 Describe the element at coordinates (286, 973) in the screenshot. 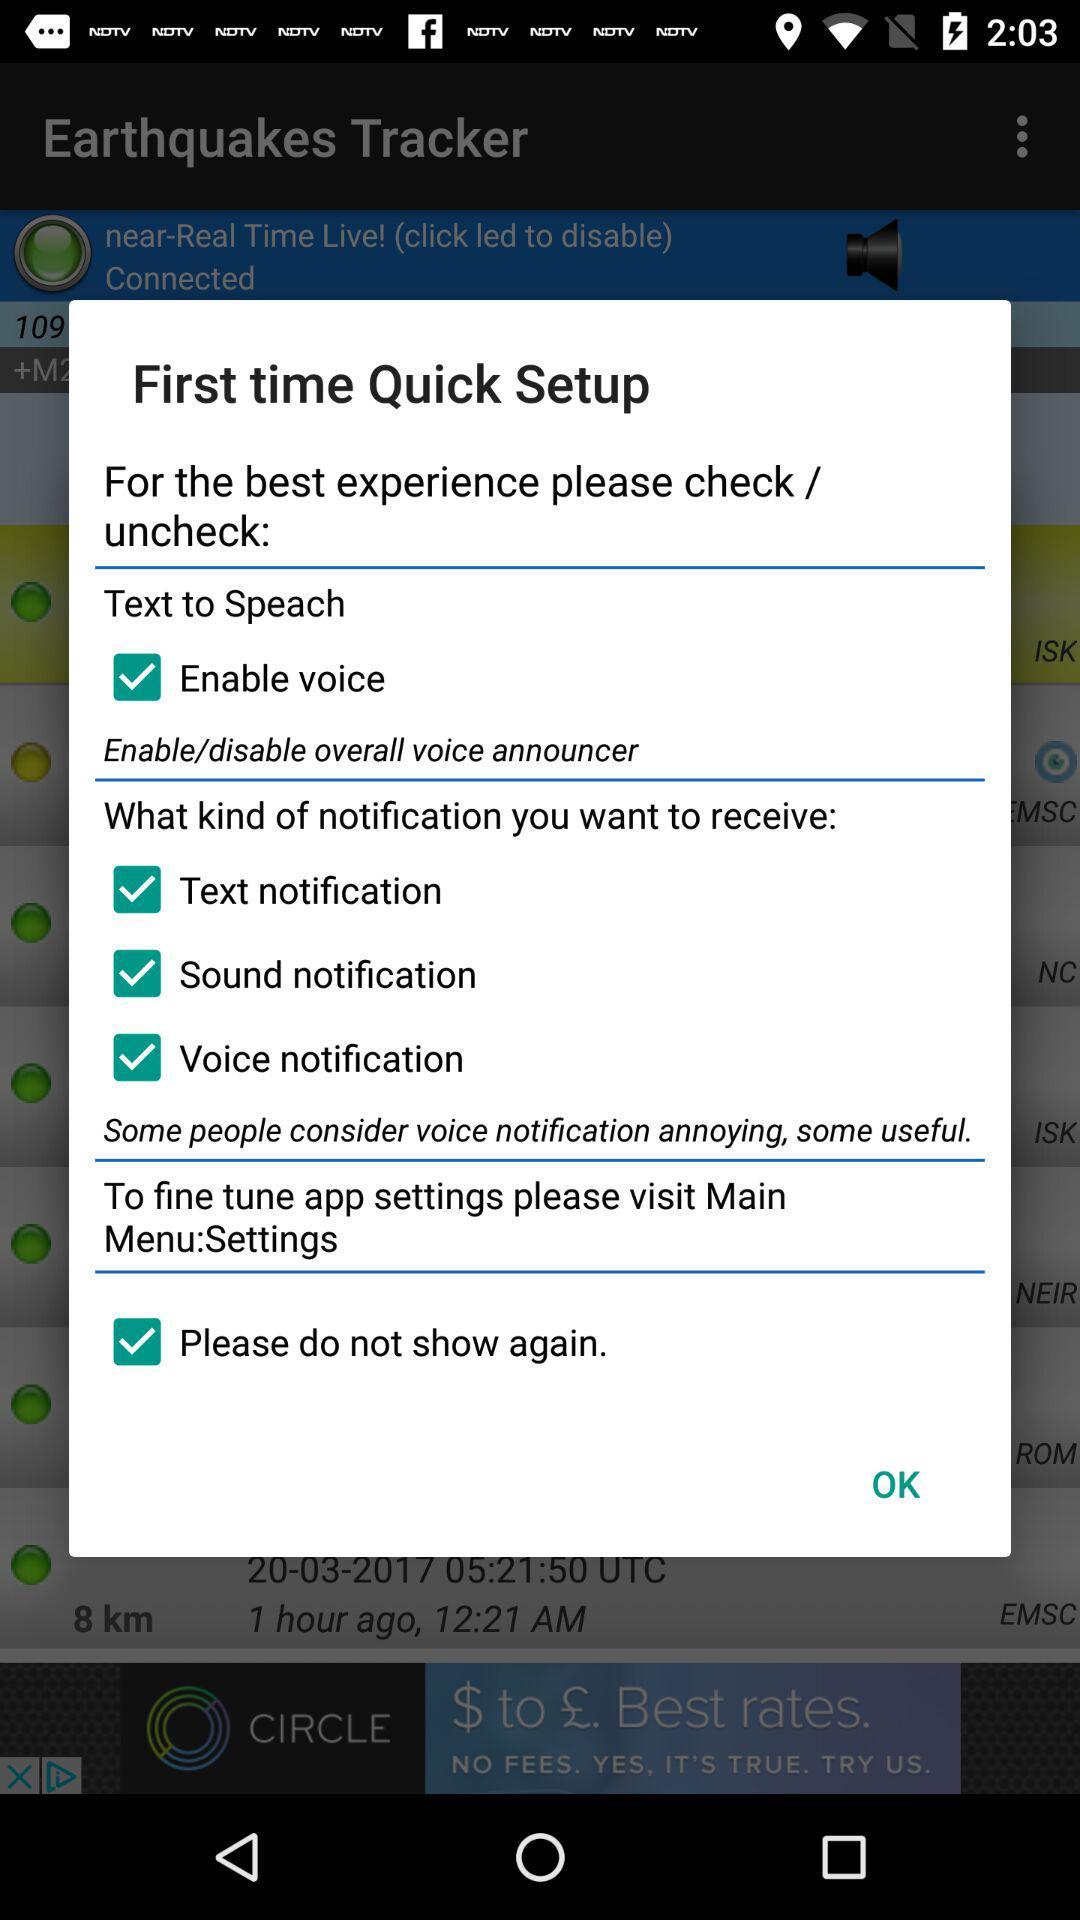

I see `the sound notification icon` at that location.